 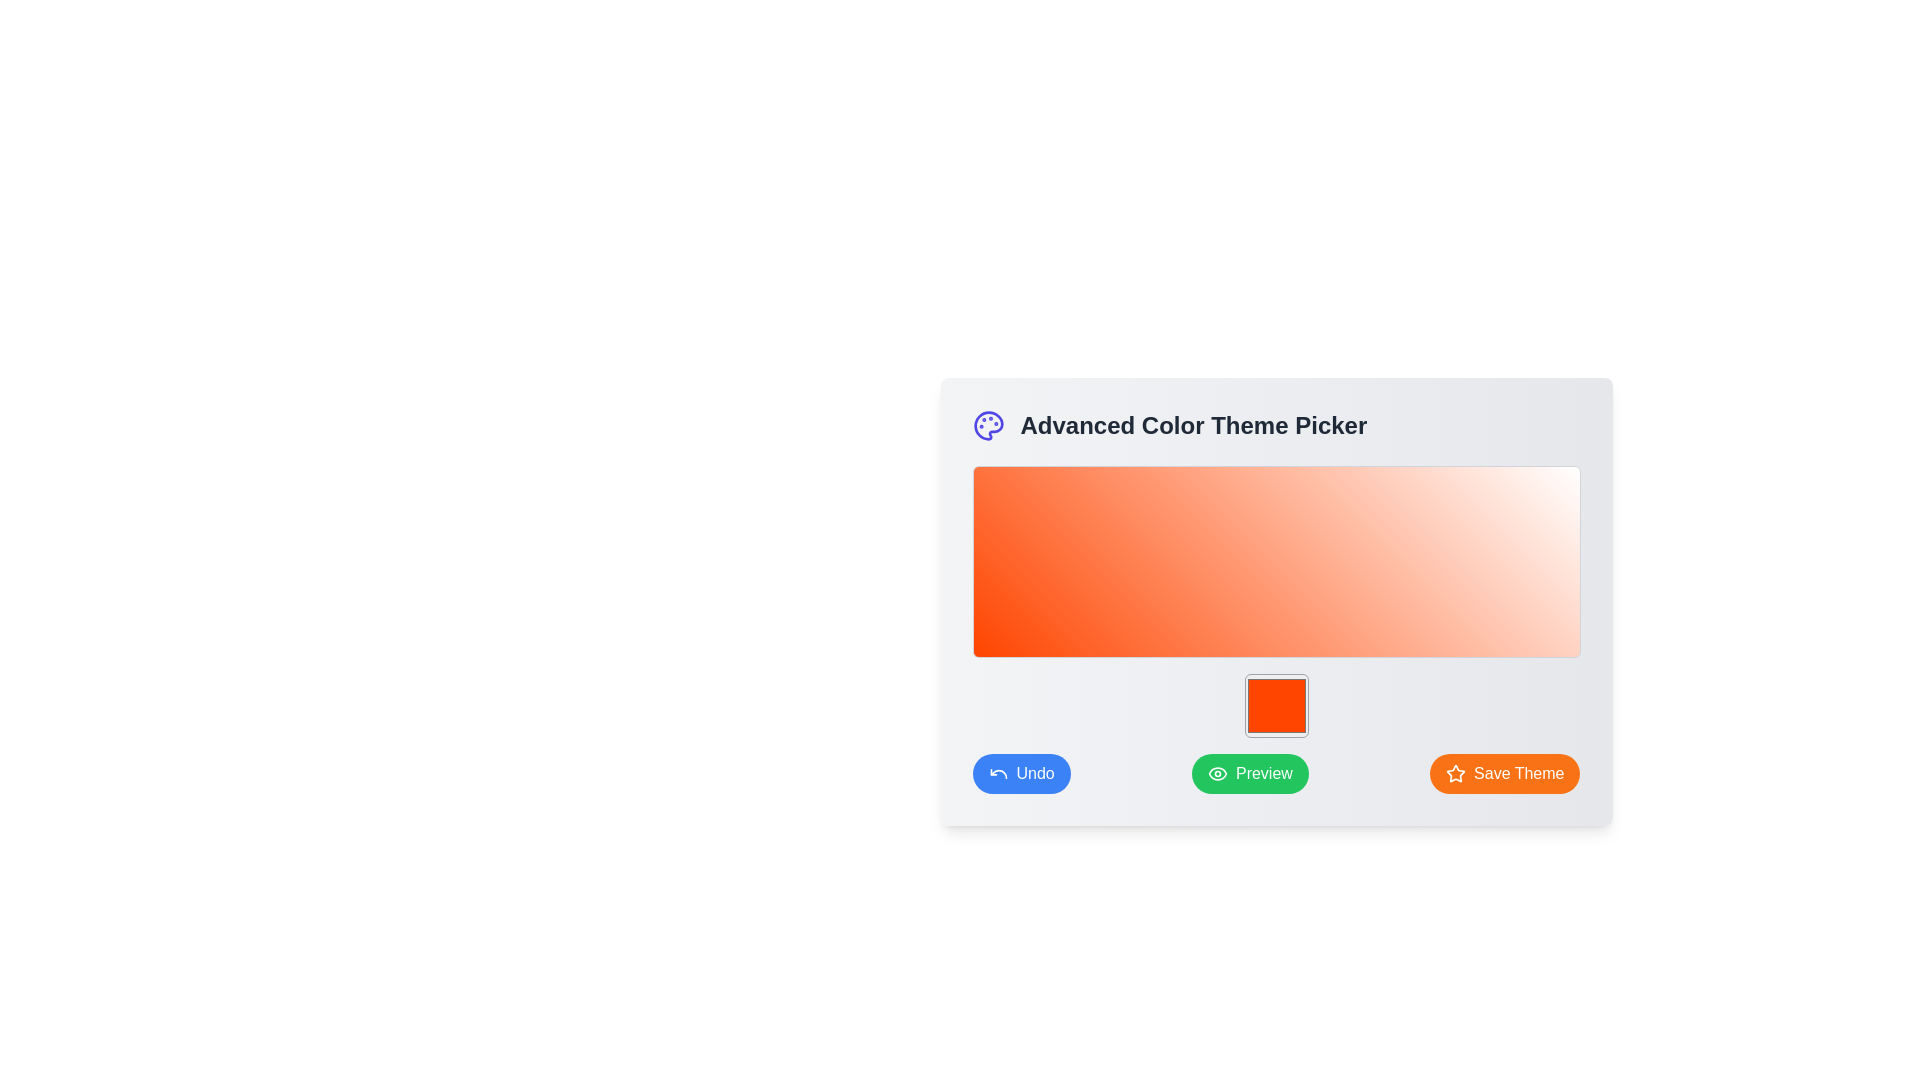 I want to click on the eye-shaped icon located within the green 'Preview' button, which is positioned below the gradient color picker area, so click(x=1216, y=773).